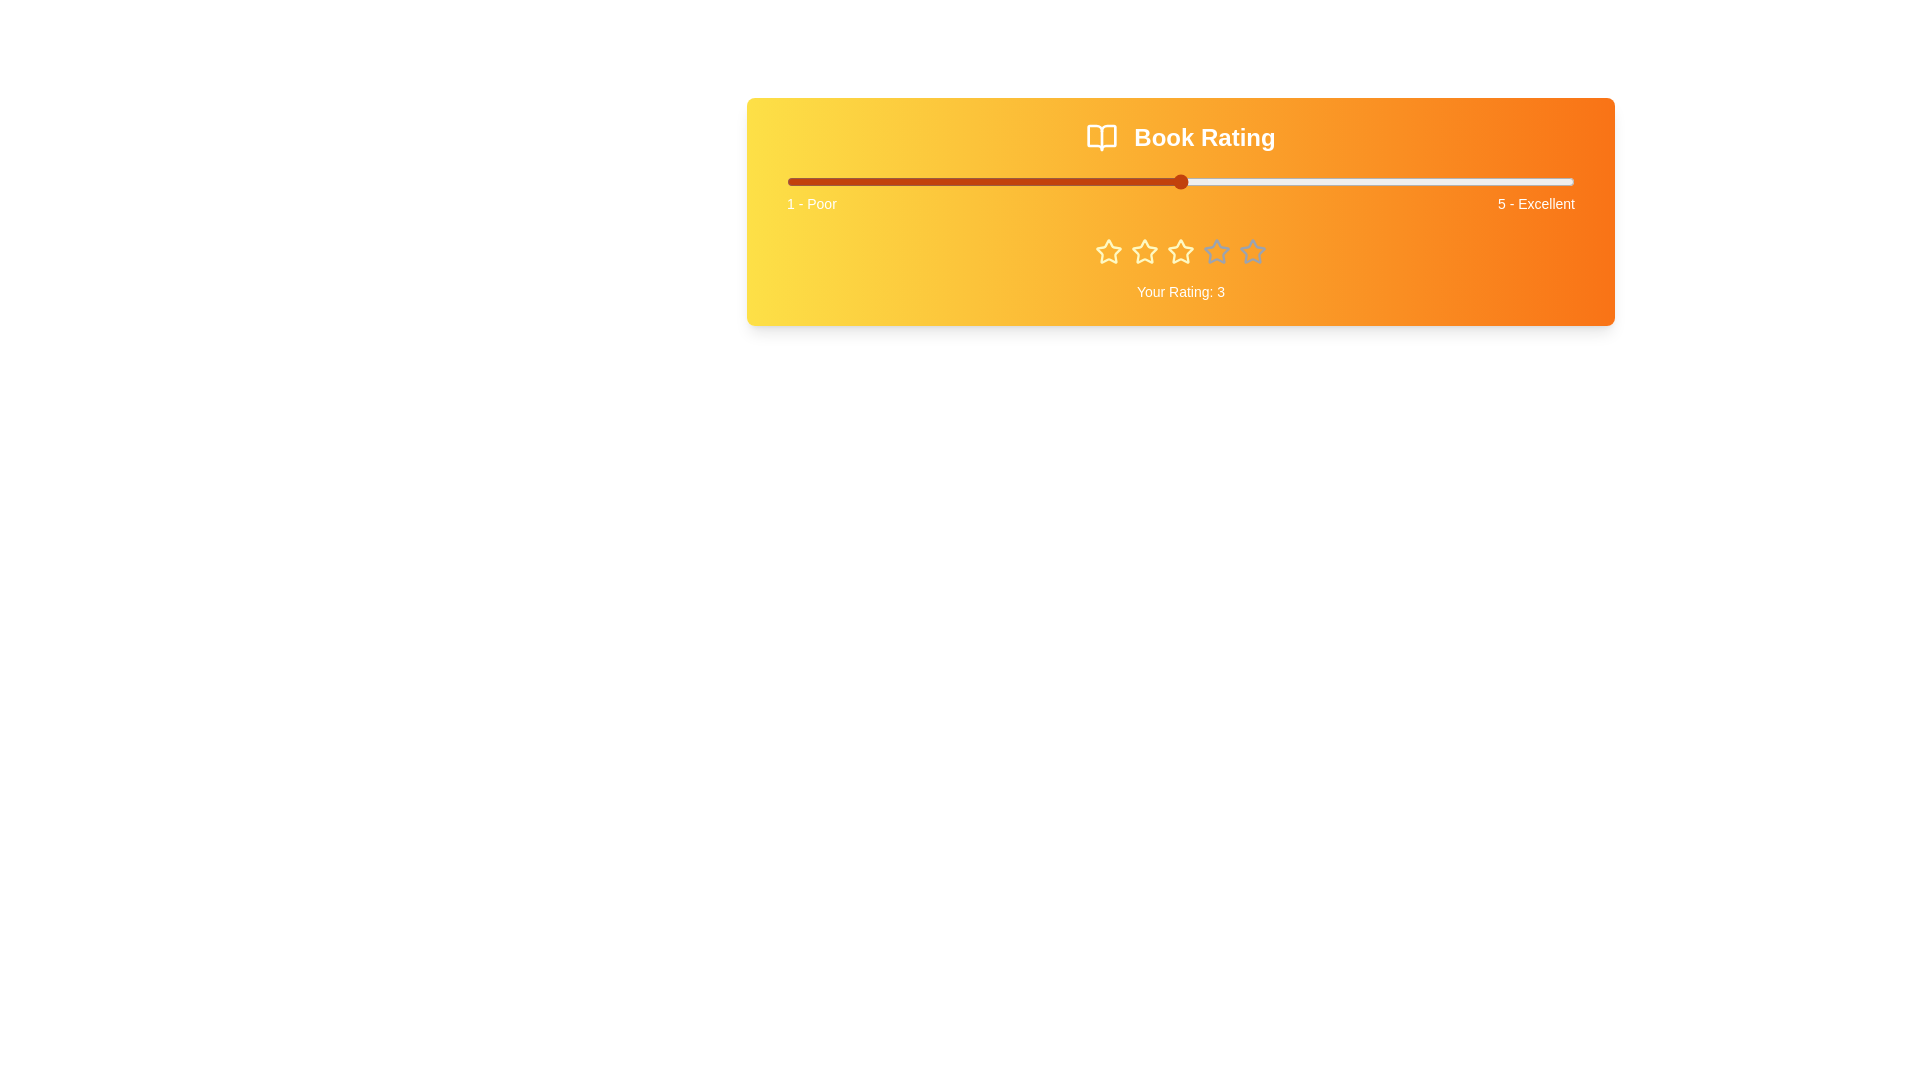  What do you see at coordinates (1180, 292) in the screenshot?
I see `the static text label that indicates the user's current rating of 3, located at the bottom center of the highlighted book rating section, just below the star icons` at bounding box center [1180, 292].